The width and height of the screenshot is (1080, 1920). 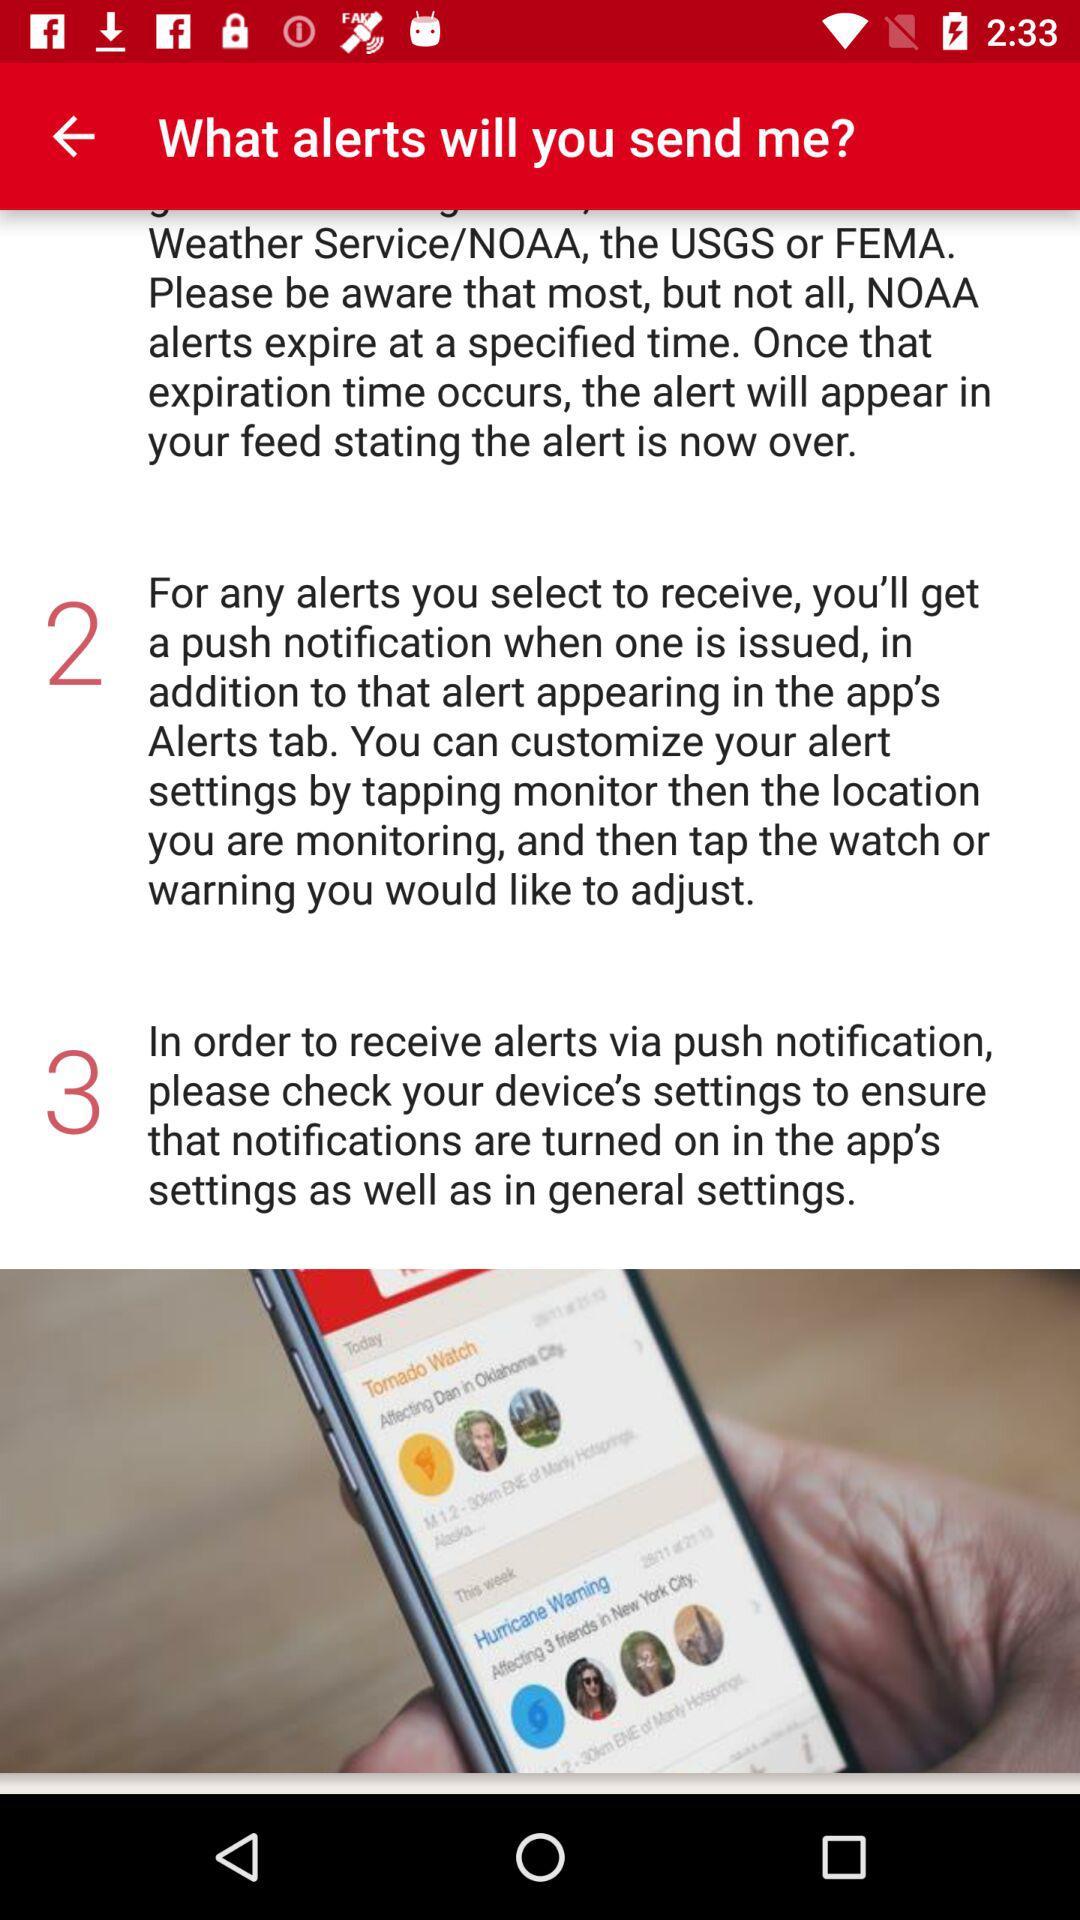 What do you see at coordinates (72, 135) in the screenshot?
I see `item to the left of the for each location icon` at bounding box center [72, 135].